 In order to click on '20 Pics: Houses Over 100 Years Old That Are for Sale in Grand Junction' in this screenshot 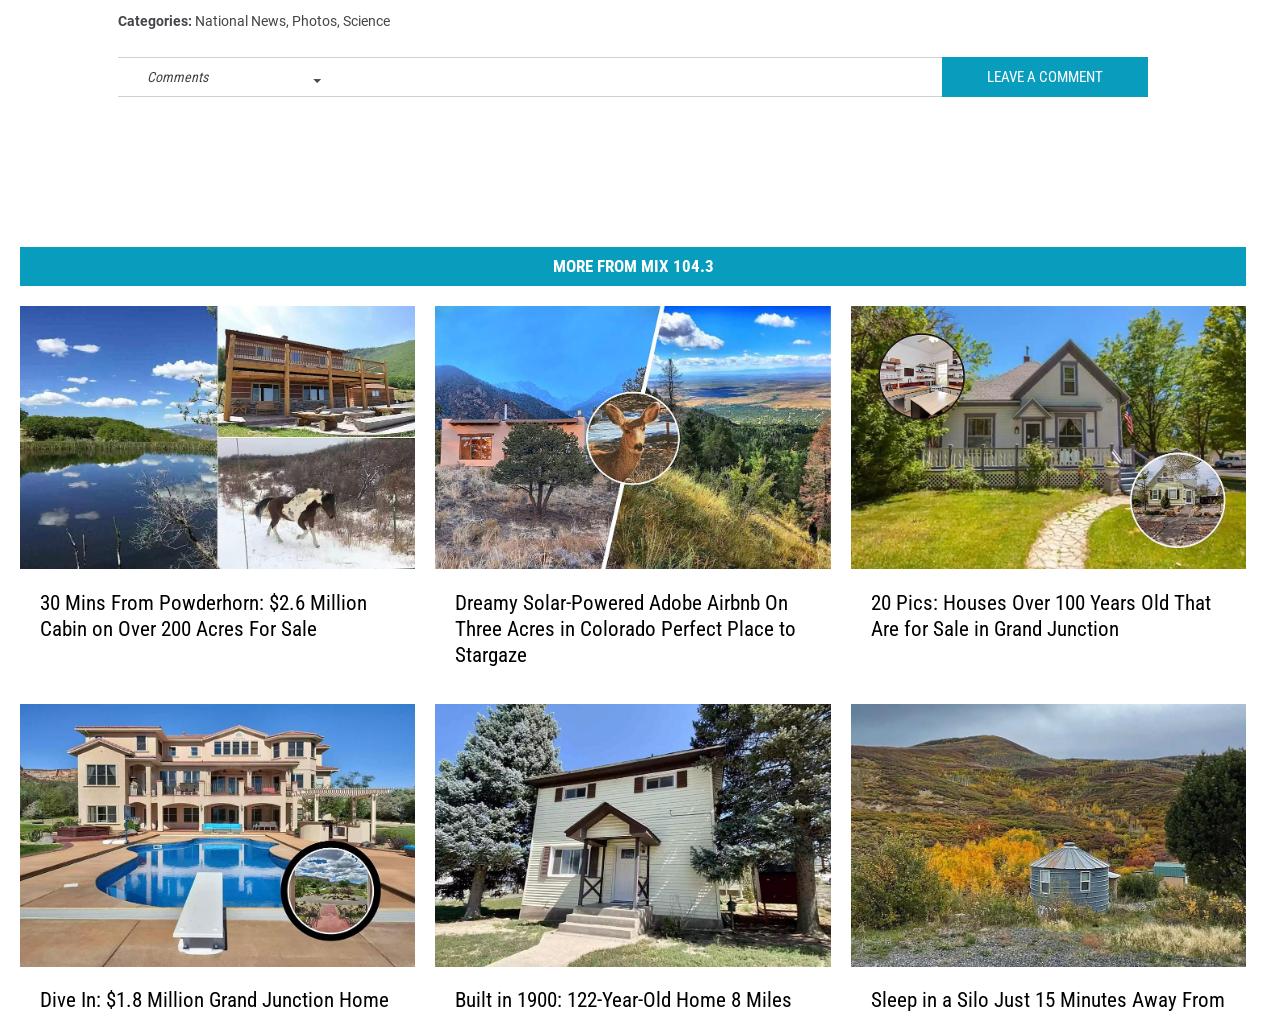, I will do `click(1038, 647)`.